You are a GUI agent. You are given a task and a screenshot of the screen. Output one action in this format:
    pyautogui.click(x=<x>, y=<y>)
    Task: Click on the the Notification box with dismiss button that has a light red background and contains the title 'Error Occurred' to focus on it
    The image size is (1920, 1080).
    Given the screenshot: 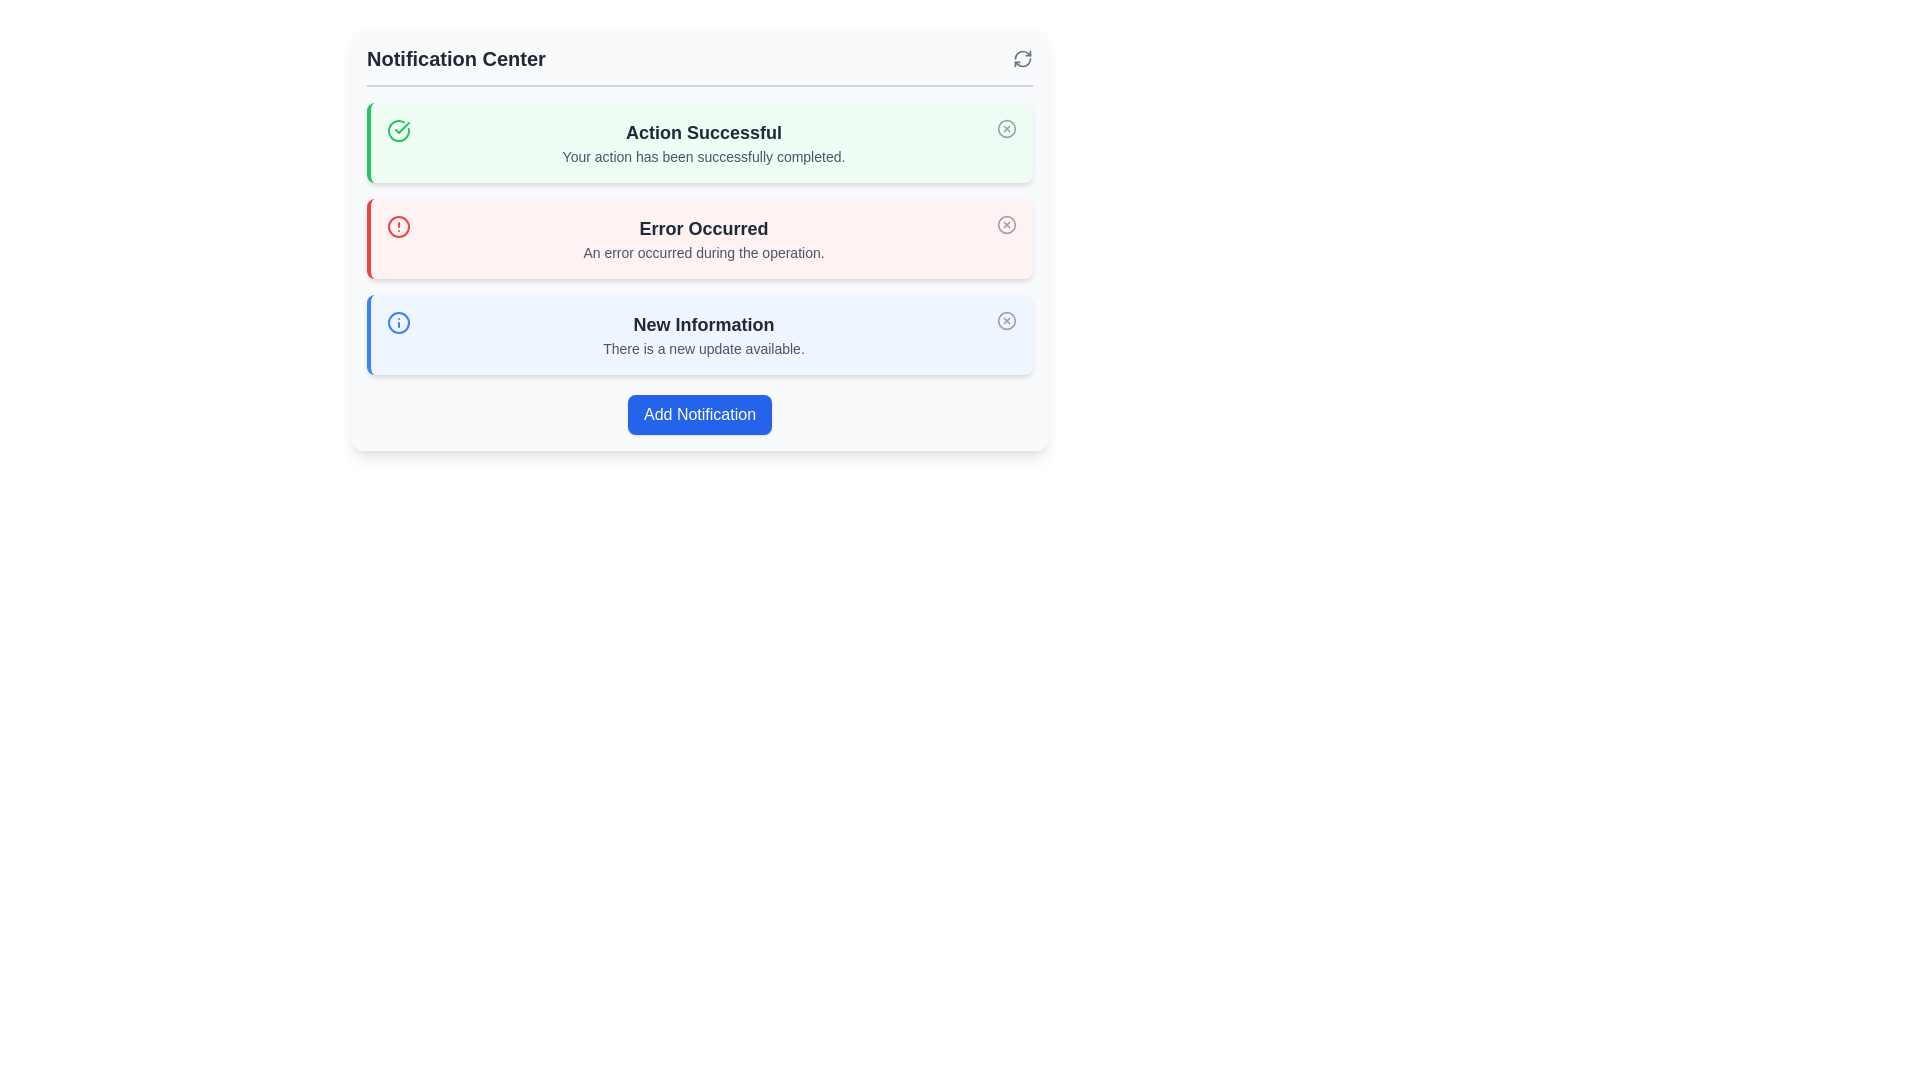 What is the action you would take?
    pyautogui.click(x=700, y=238)
    